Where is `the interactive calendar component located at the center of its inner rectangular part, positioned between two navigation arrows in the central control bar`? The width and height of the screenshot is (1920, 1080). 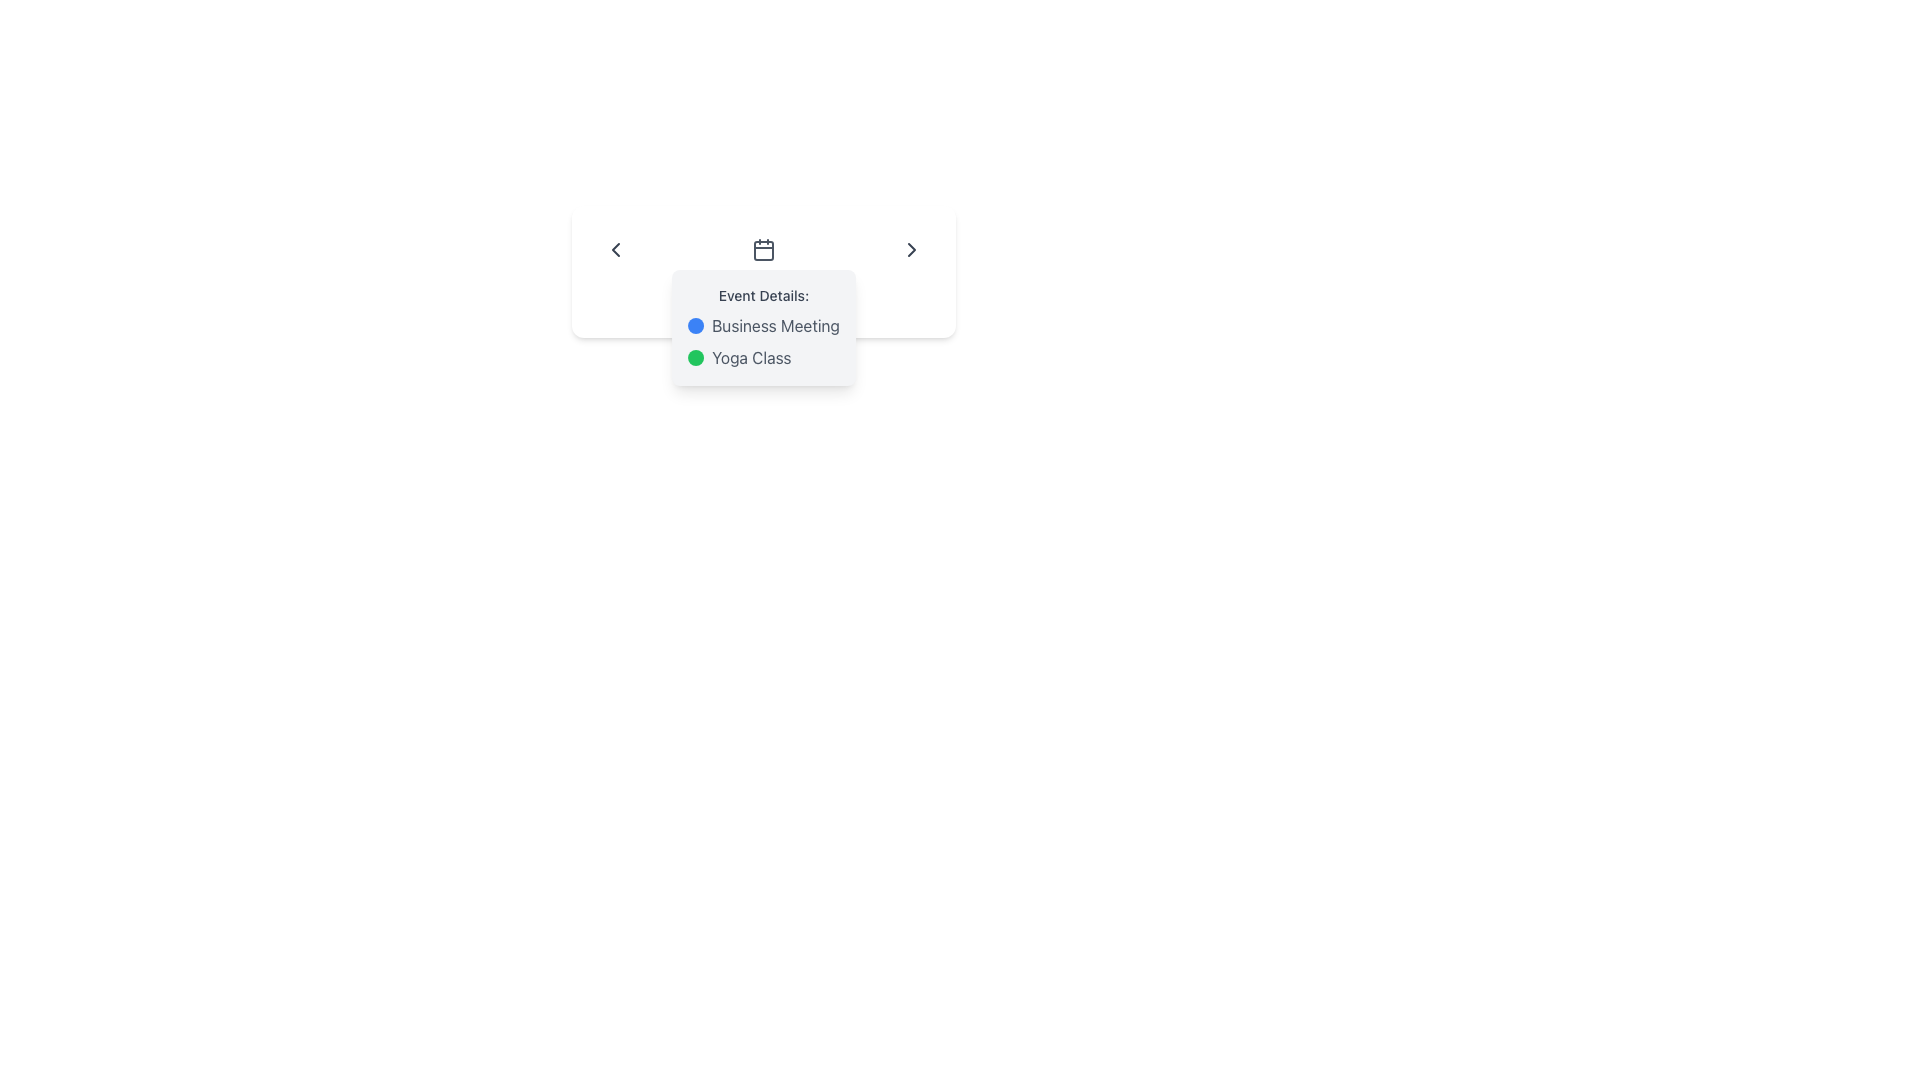
the interactive calendar component located at the center of its inner rectangular part, positioned between two navigation arrows in the central control bar is located at coordinates (762, 249).